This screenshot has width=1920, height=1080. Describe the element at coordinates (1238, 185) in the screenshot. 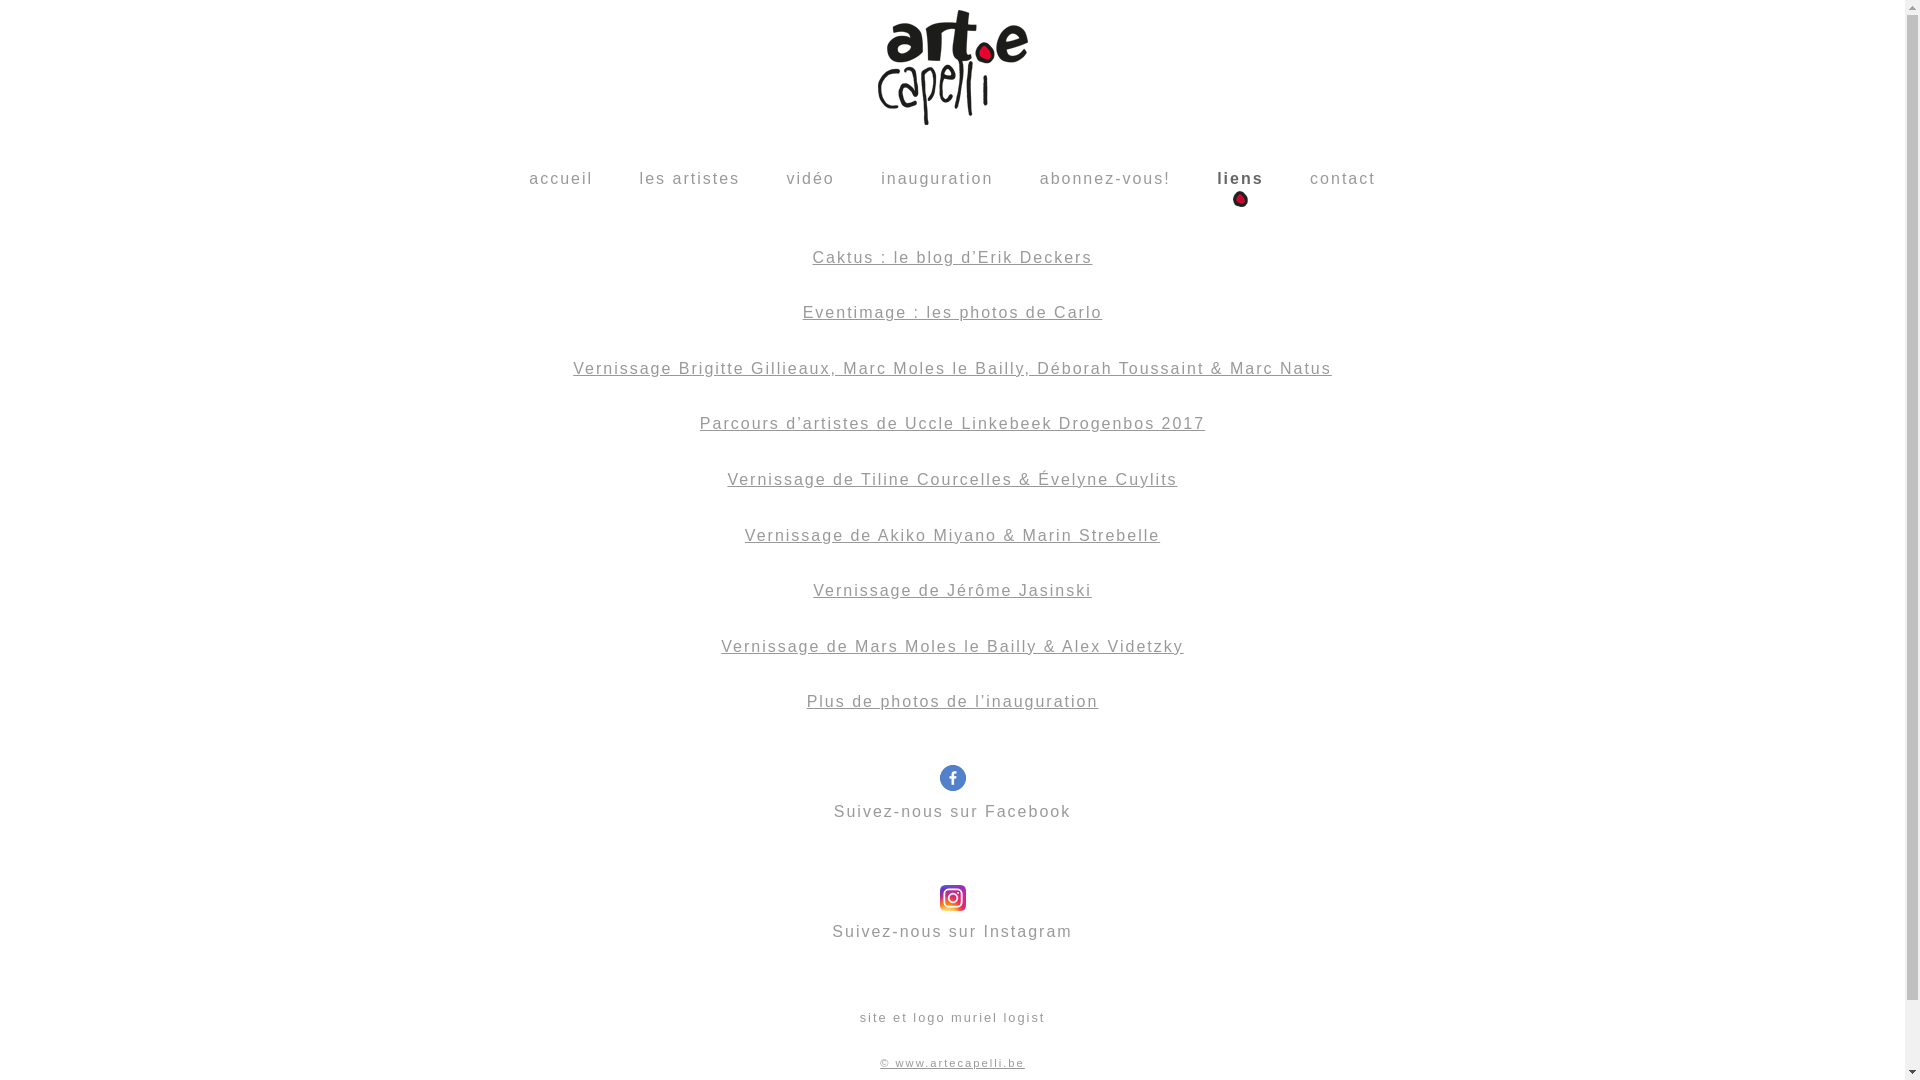

I see `'liens'` at that location.